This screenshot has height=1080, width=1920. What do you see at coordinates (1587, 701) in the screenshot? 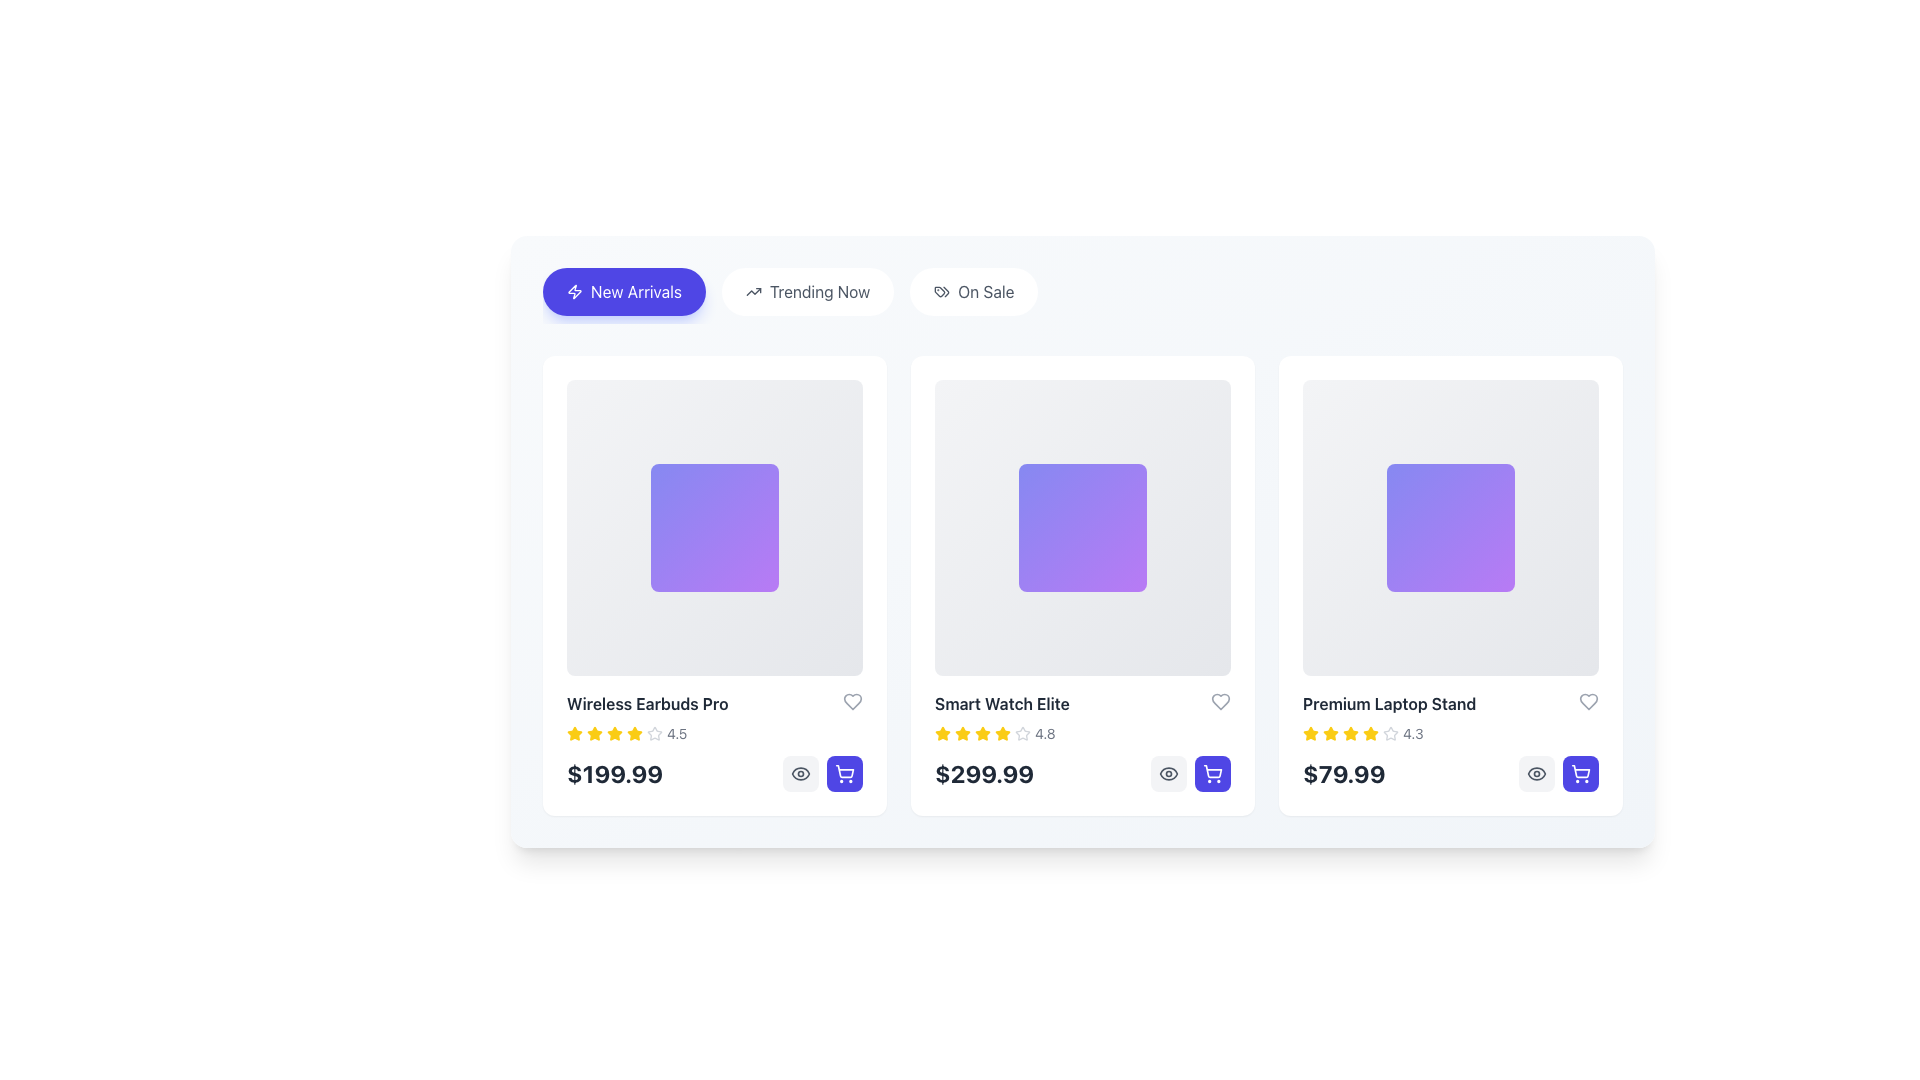
I see `the favorite icon located in the top-right corner of the 'Premium Laptop Stand' card` at bounding box center [1587, 701].